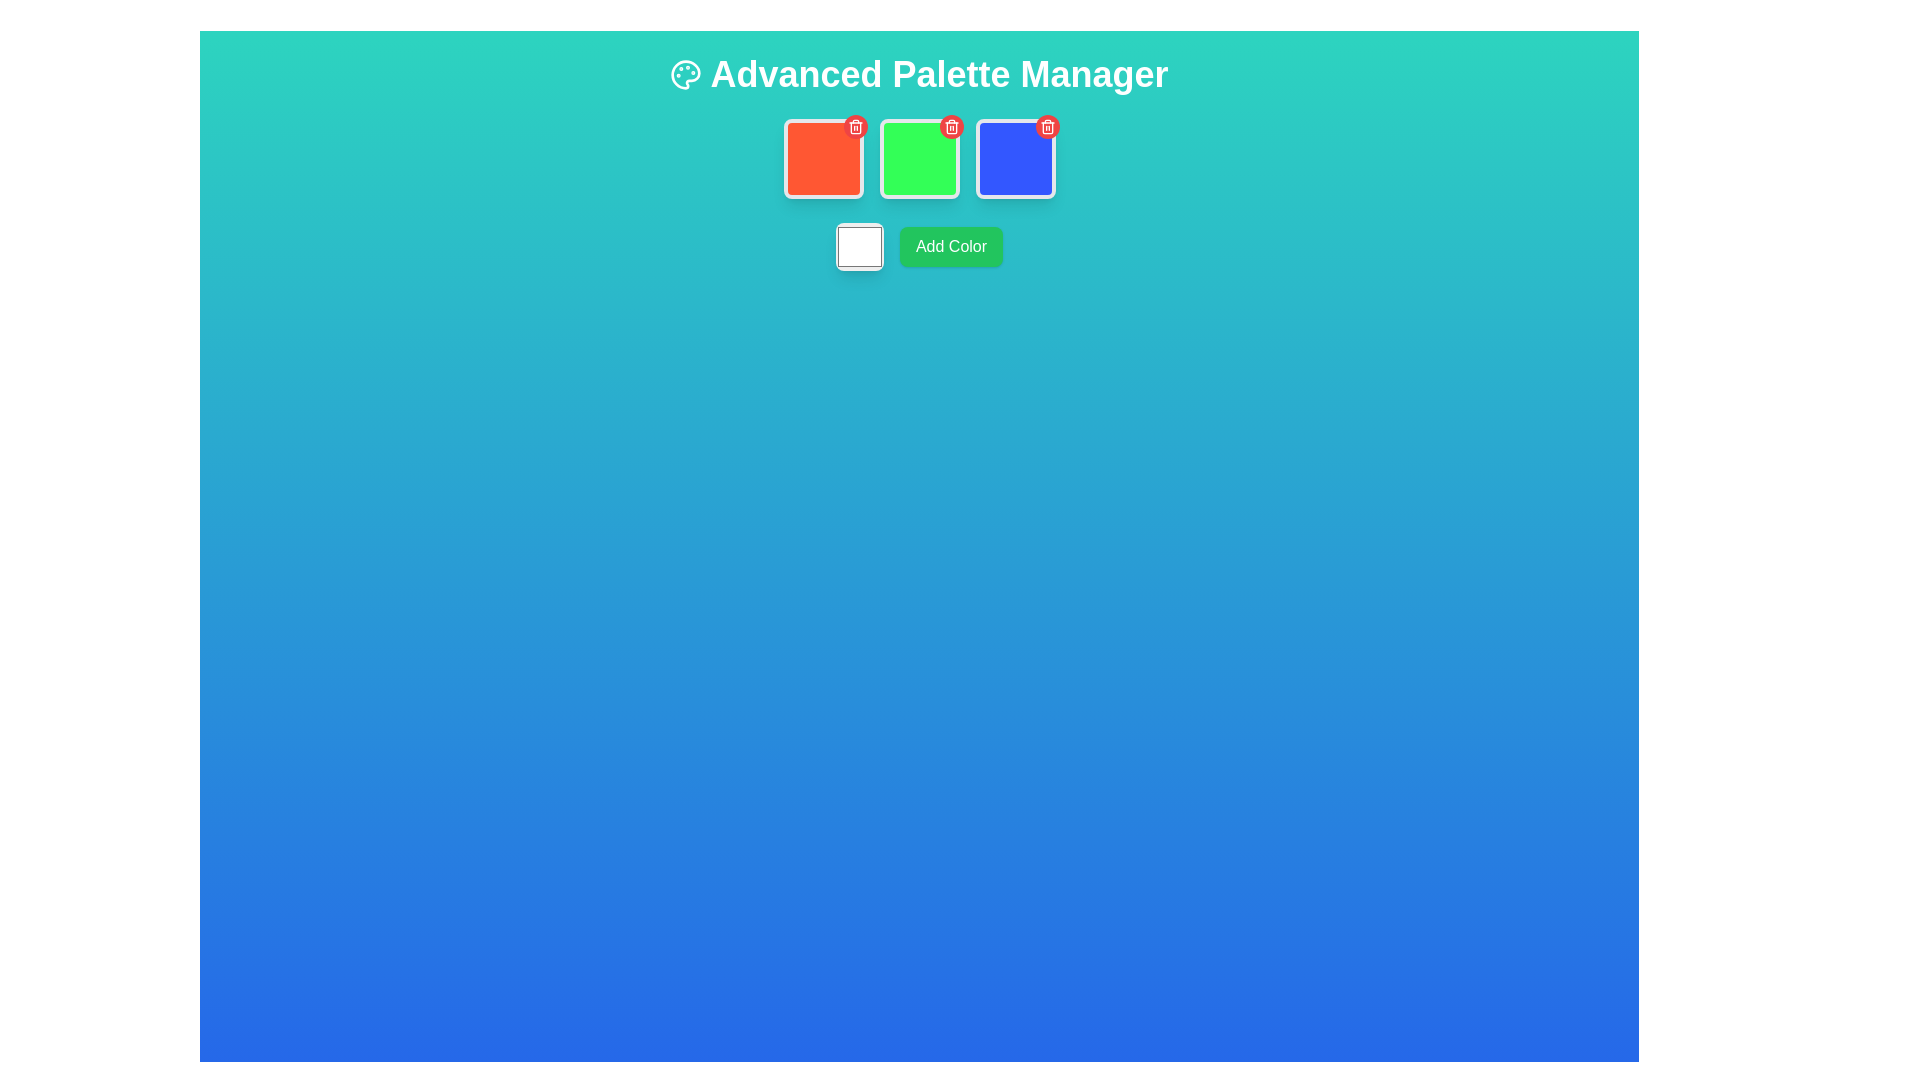 The height and width of the screenshot is (1080, 1920). I want to click on the trash bin icon located within a red button, so click(1046, 128).